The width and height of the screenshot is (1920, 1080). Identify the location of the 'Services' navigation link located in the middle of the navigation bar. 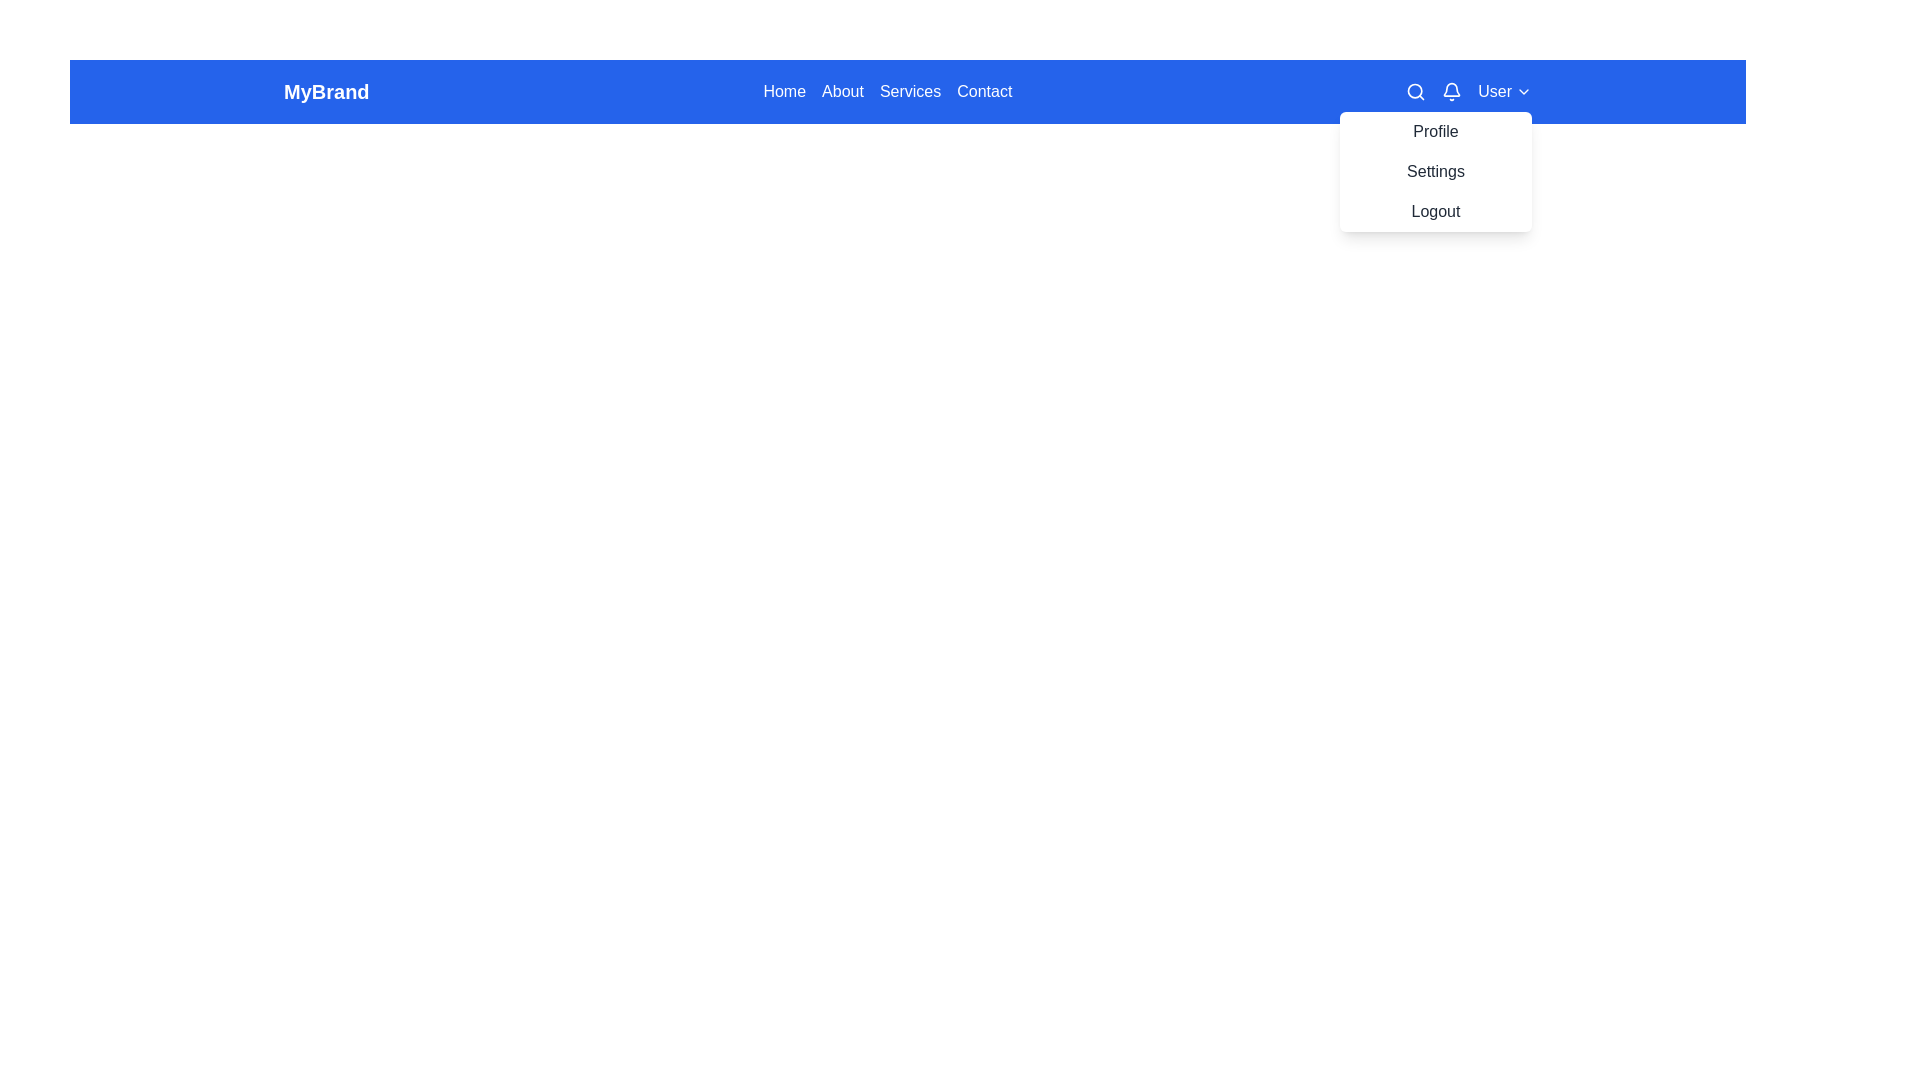
(906, 92).